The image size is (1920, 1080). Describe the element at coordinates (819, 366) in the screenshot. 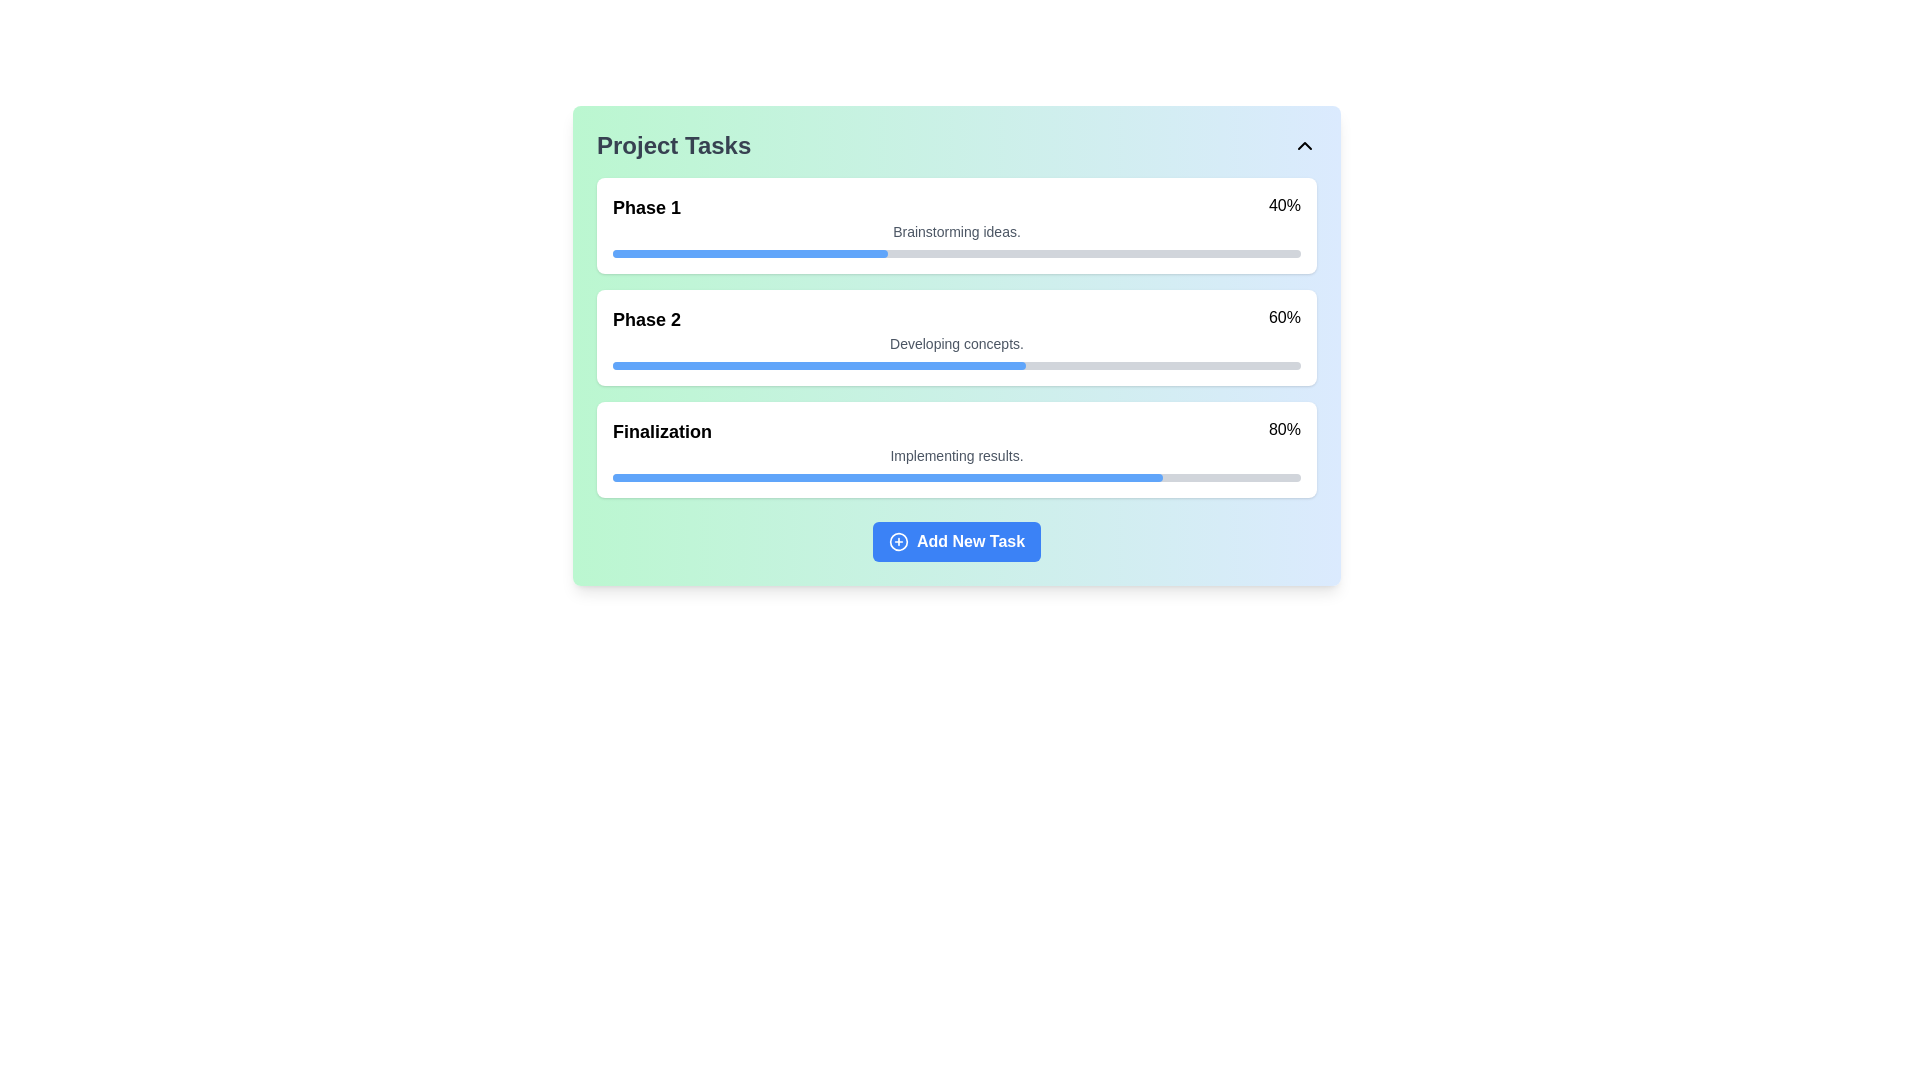

I see `the blue Partial Progress Bar located in the 'Phase 2' section, which reflects a portion of completion, by moving the cursor to its center point` at that location.